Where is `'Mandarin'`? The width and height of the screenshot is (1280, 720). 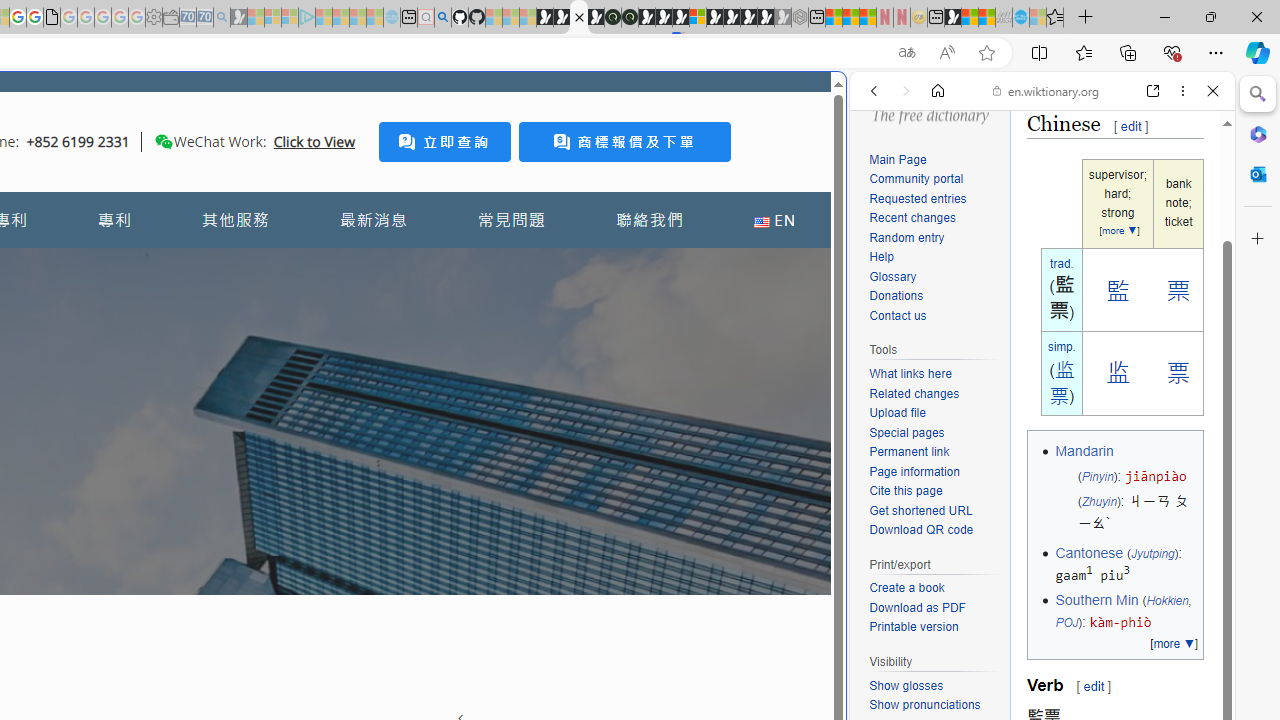
'Mandarin' is located at coordinates (1083, 451).